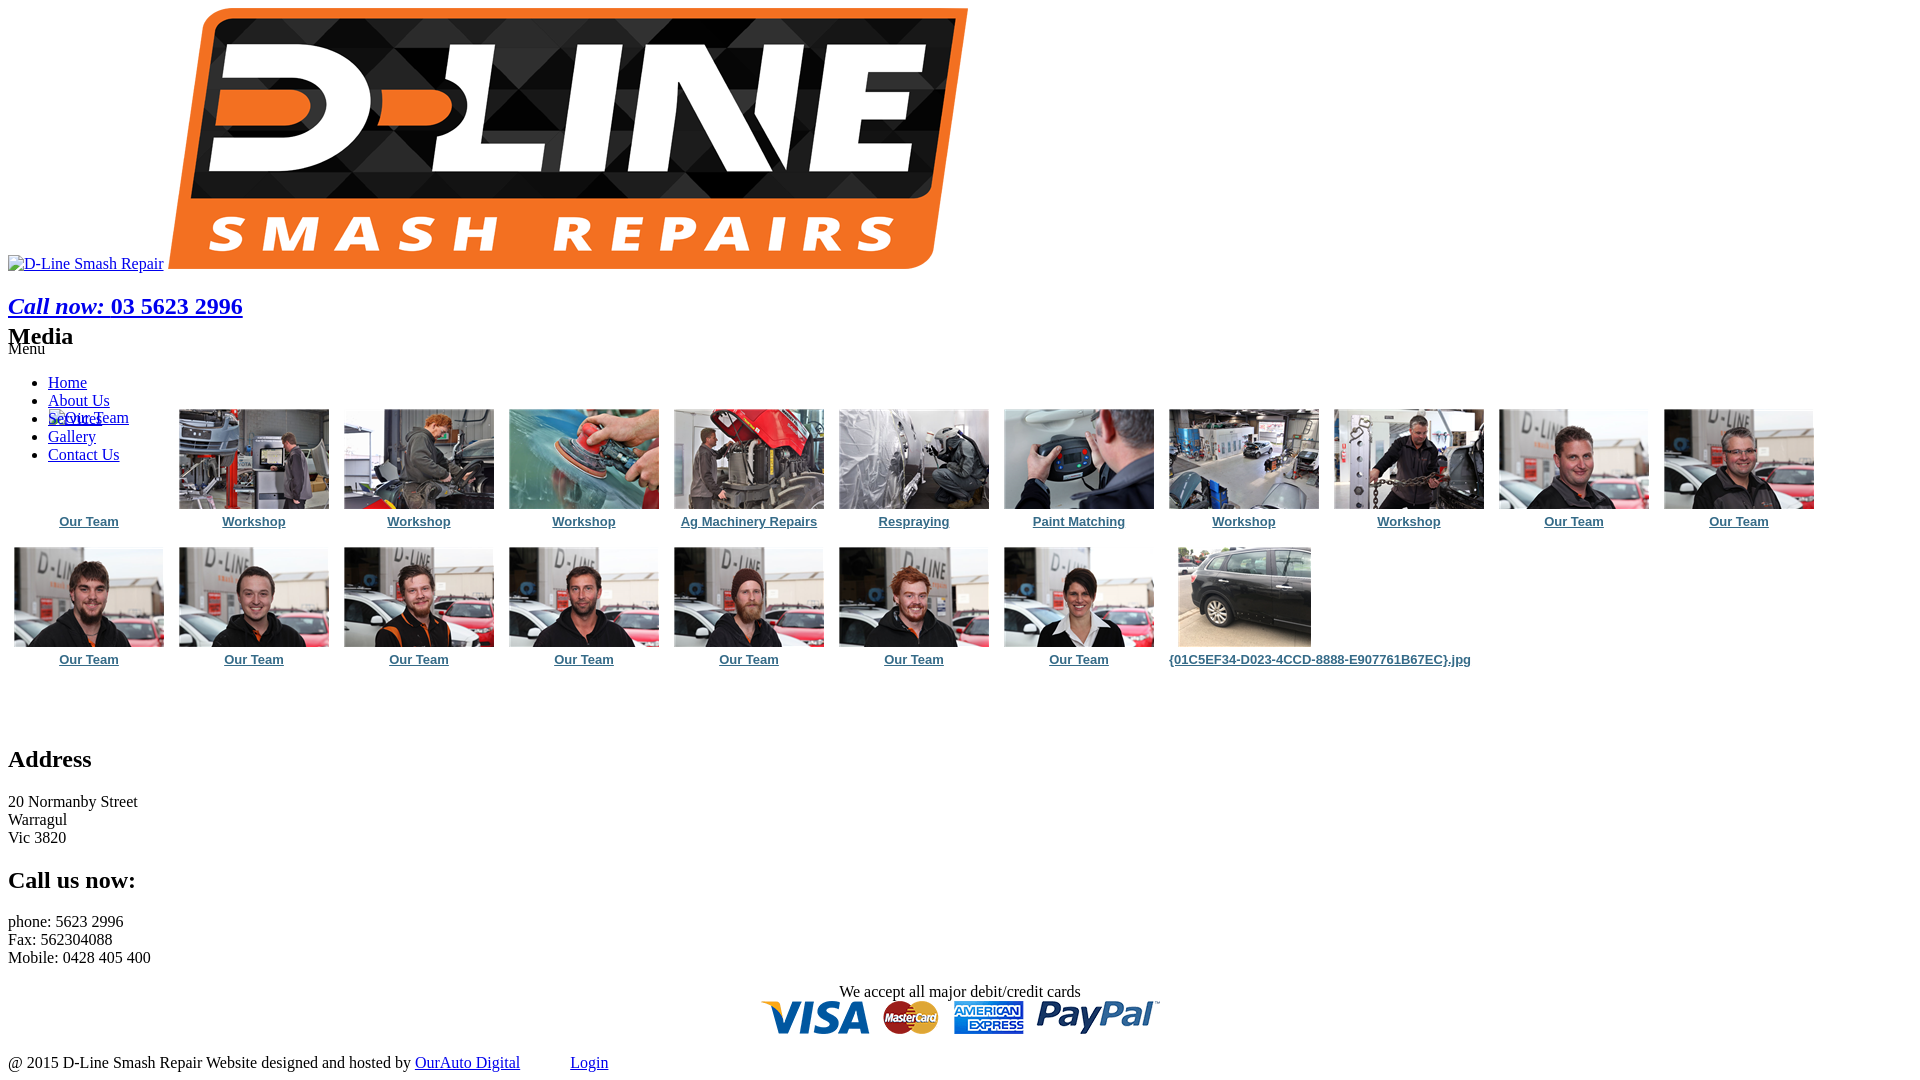 The height and width of the screenshot is (1080, 1920). I want to click on 'Call now: 03 5623 2996', so click(124, 305).